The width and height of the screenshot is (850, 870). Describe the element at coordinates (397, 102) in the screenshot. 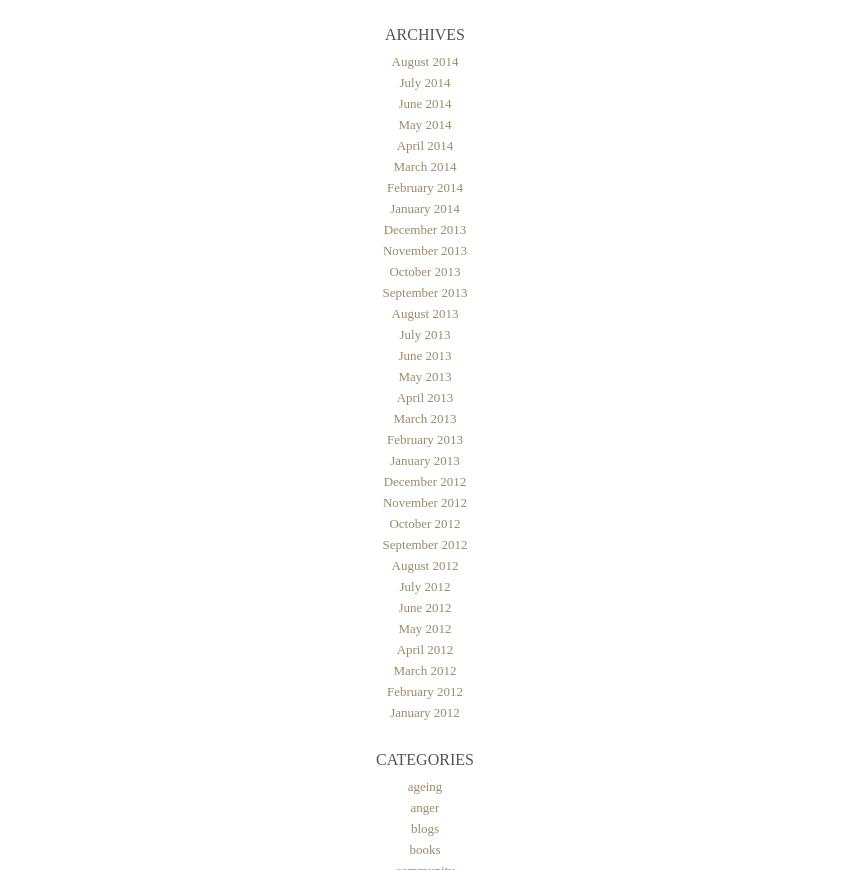

I see `'June 2014'` at that location.